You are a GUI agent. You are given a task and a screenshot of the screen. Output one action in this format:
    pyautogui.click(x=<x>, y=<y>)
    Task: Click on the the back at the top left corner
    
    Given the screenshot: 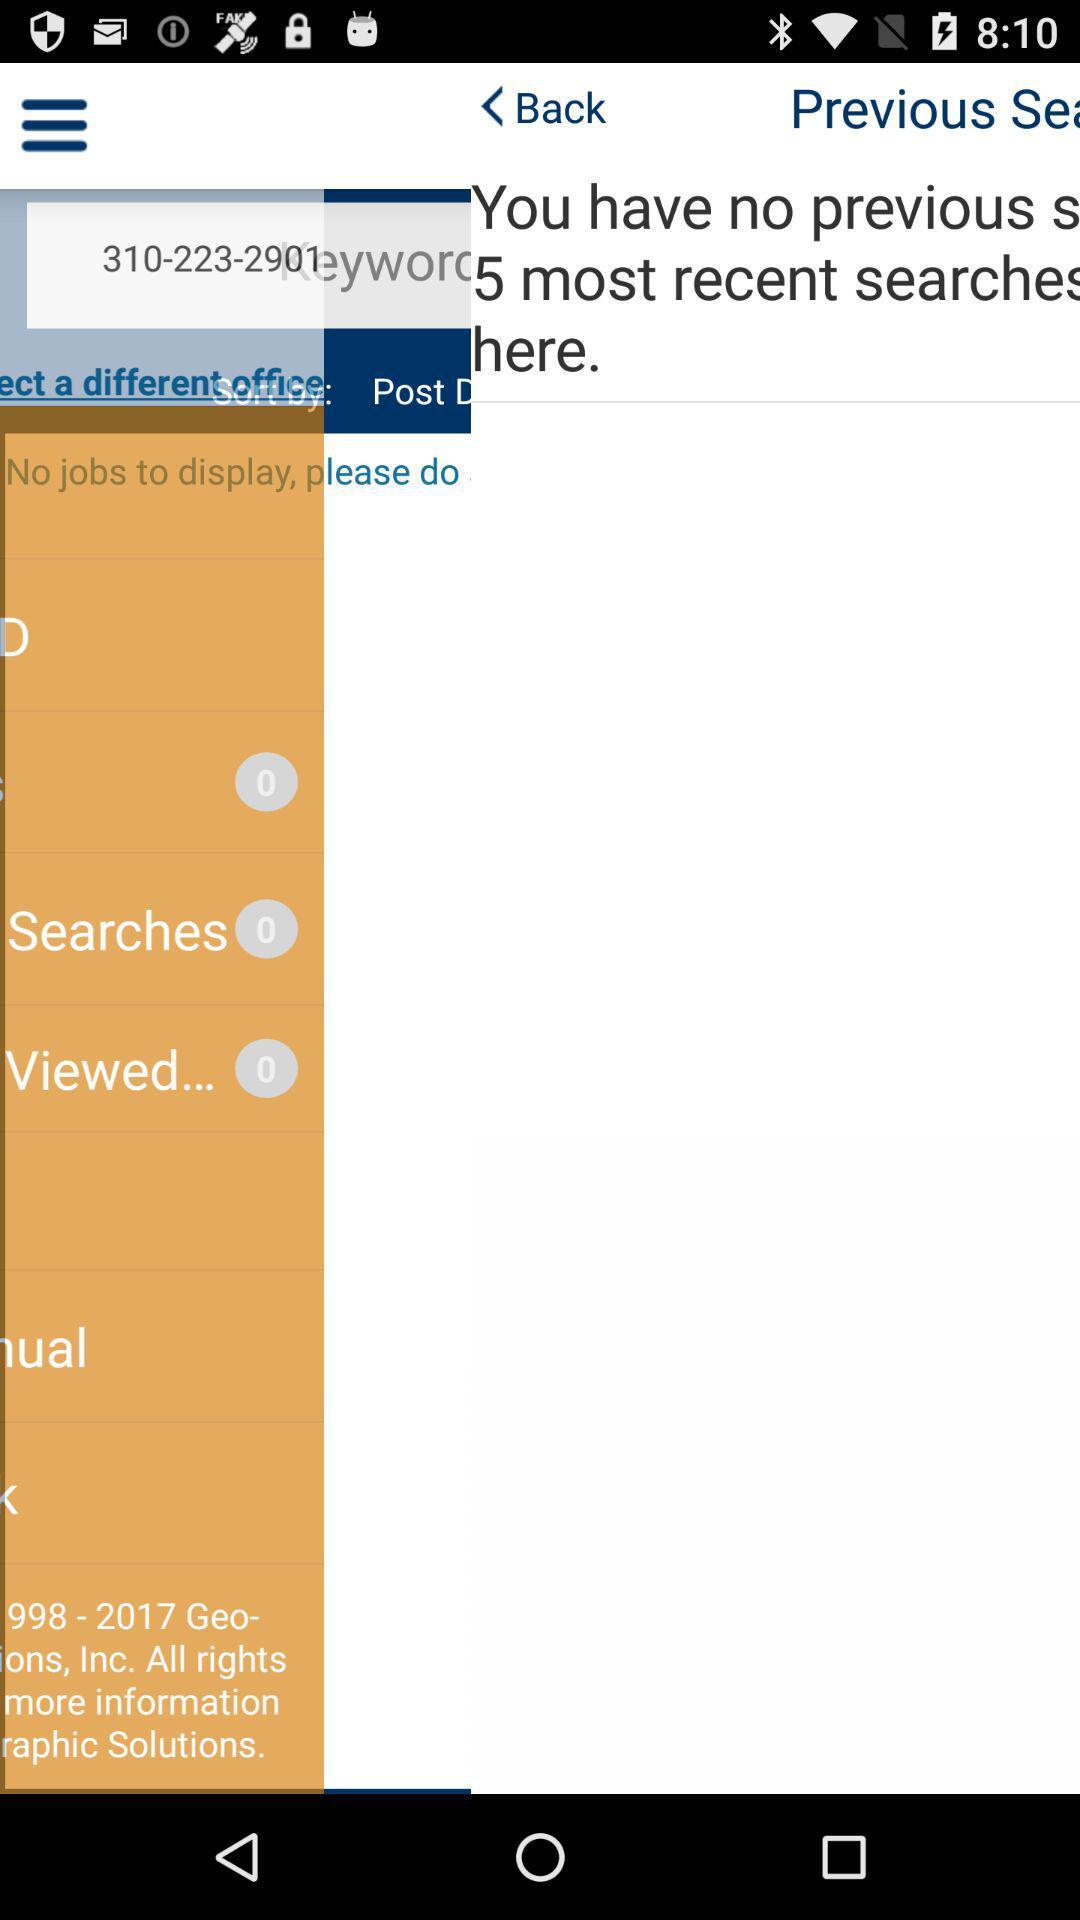 What is the action you would take?
    pyautogui.click(x=66, y=105)
    